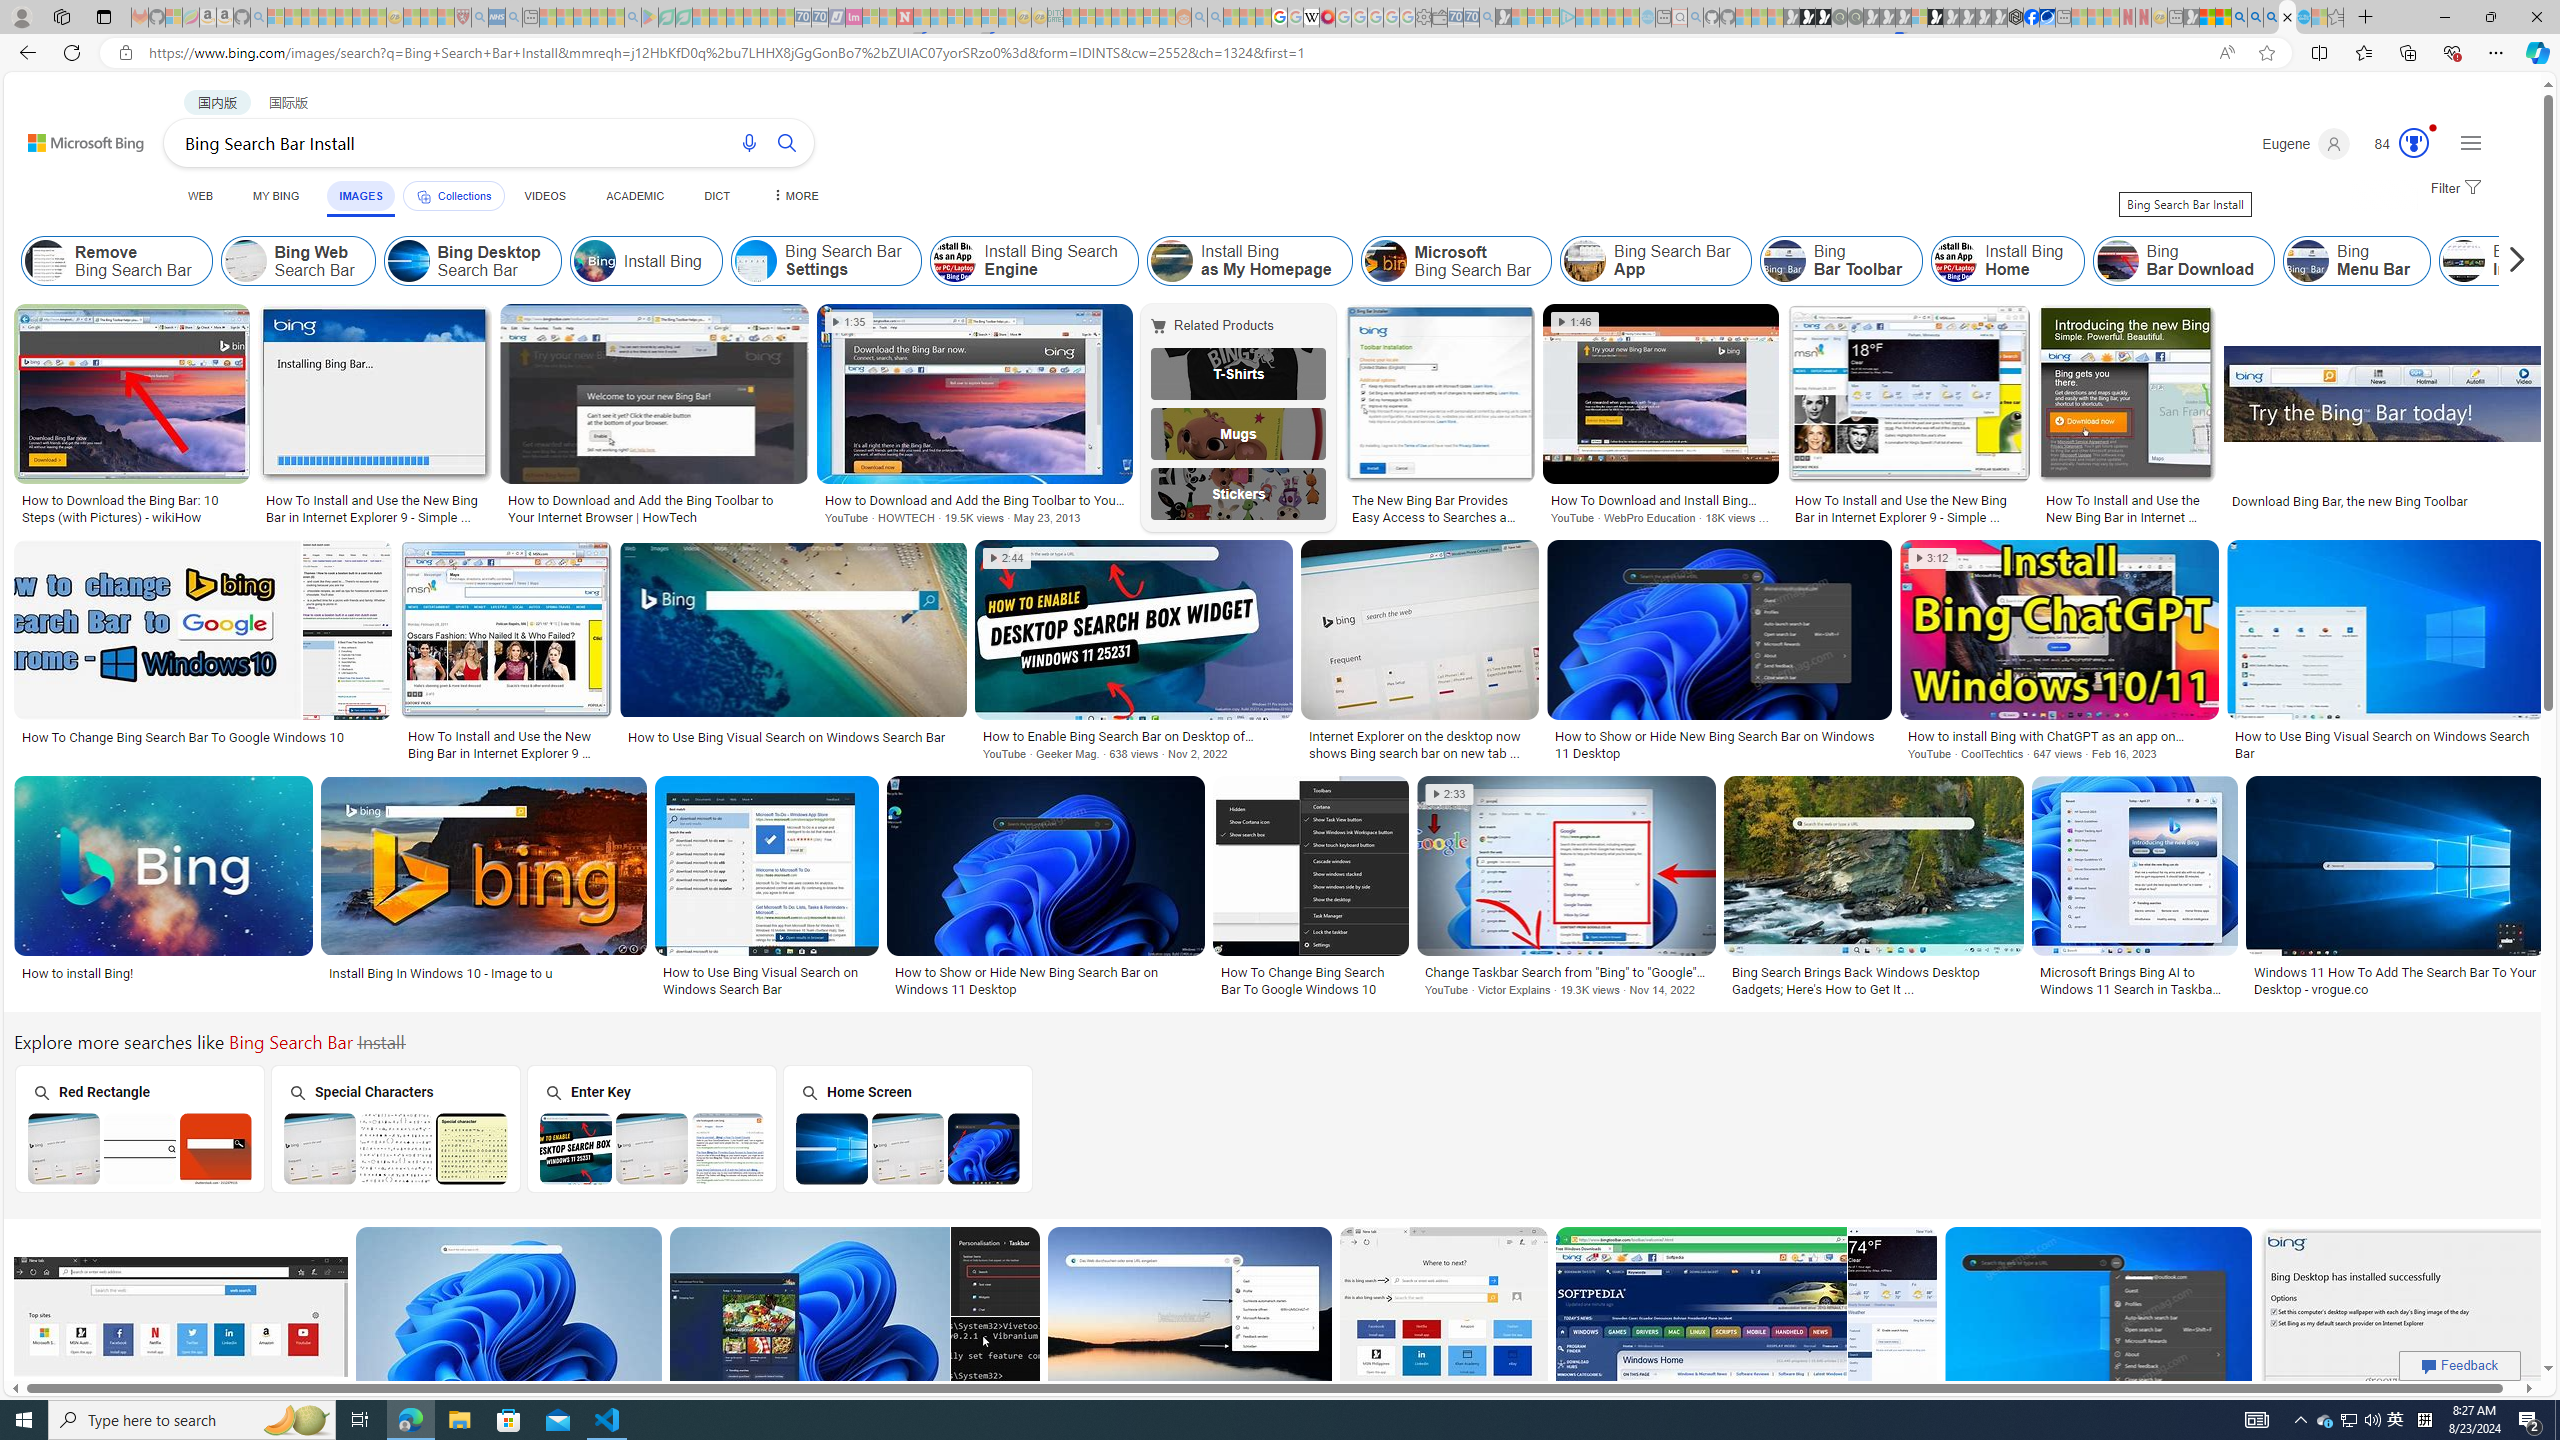  What do you see at coordinates (1917, 16) in the screenshot?
I see `'Sign in to your account - Sleeping'` at bounding box center [1917, 16].